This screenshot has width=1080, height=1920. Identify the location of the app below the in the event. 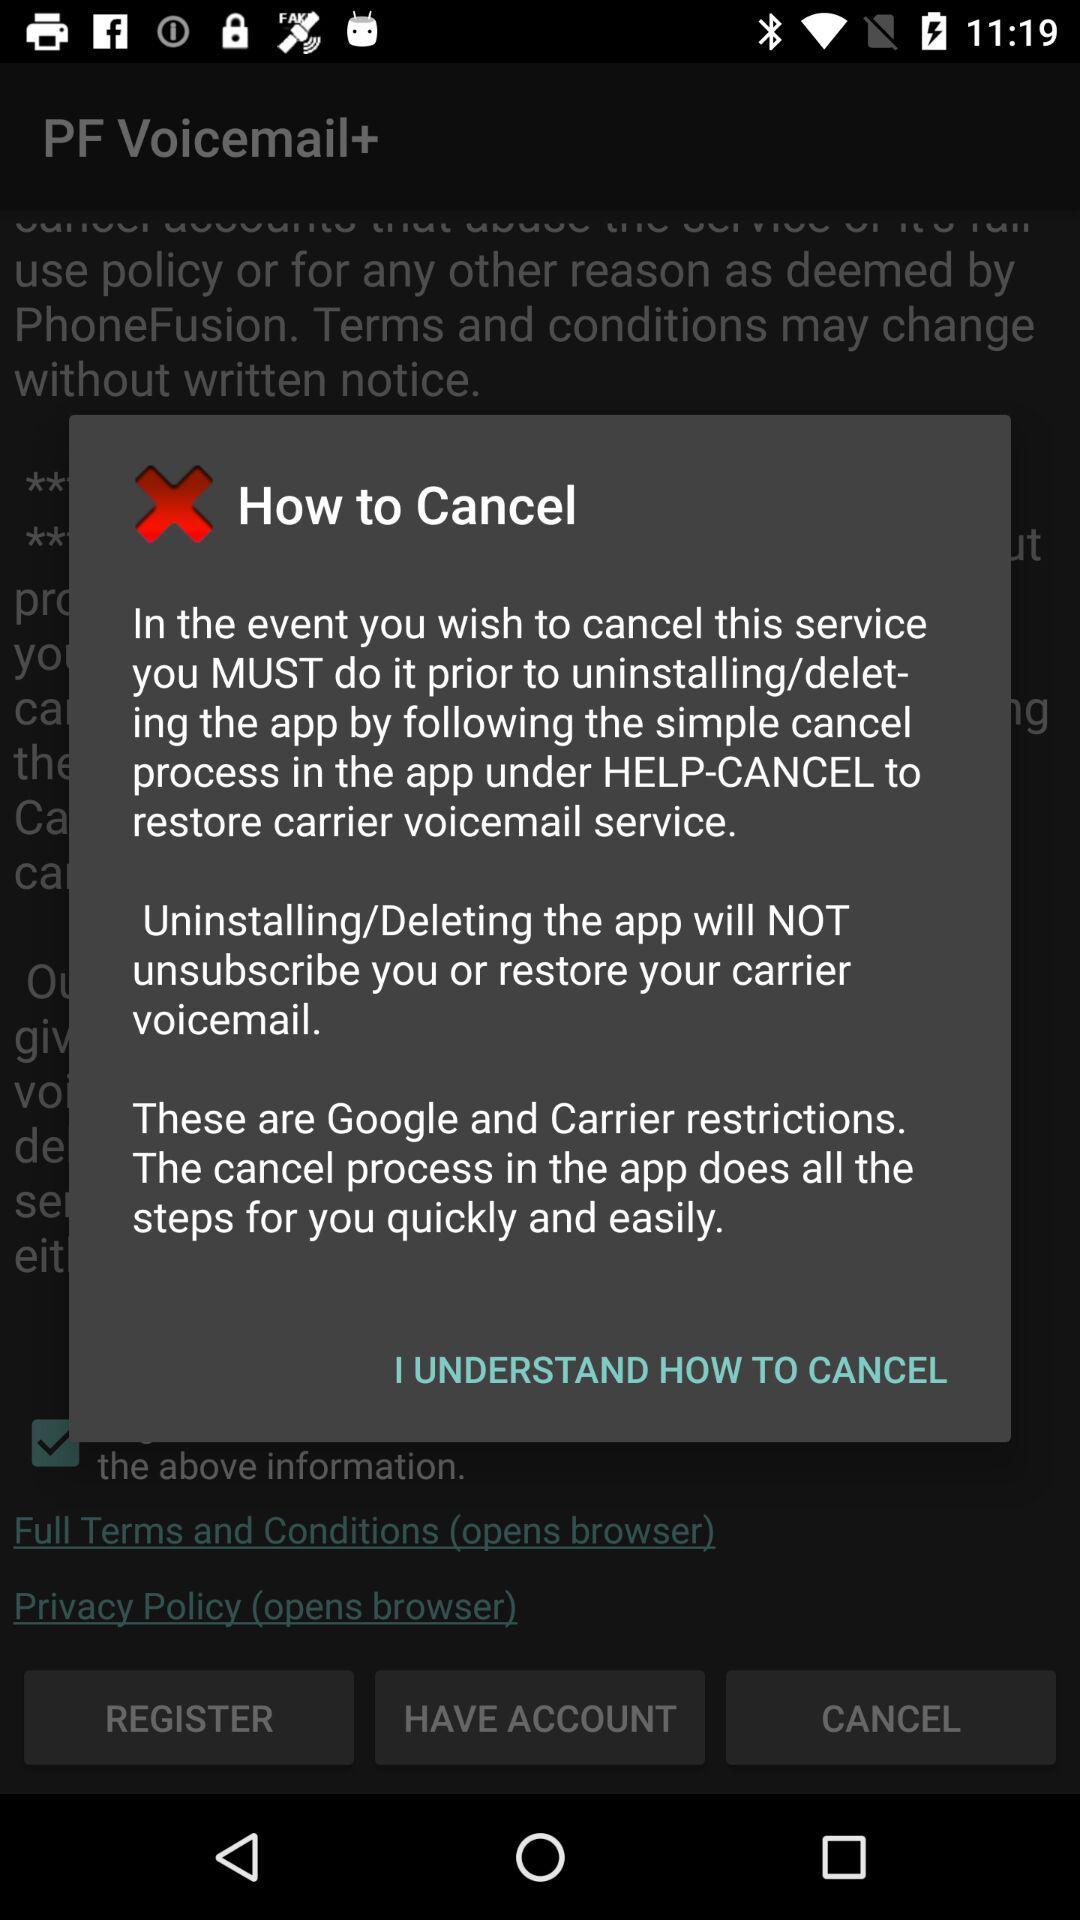
(670, 1367).